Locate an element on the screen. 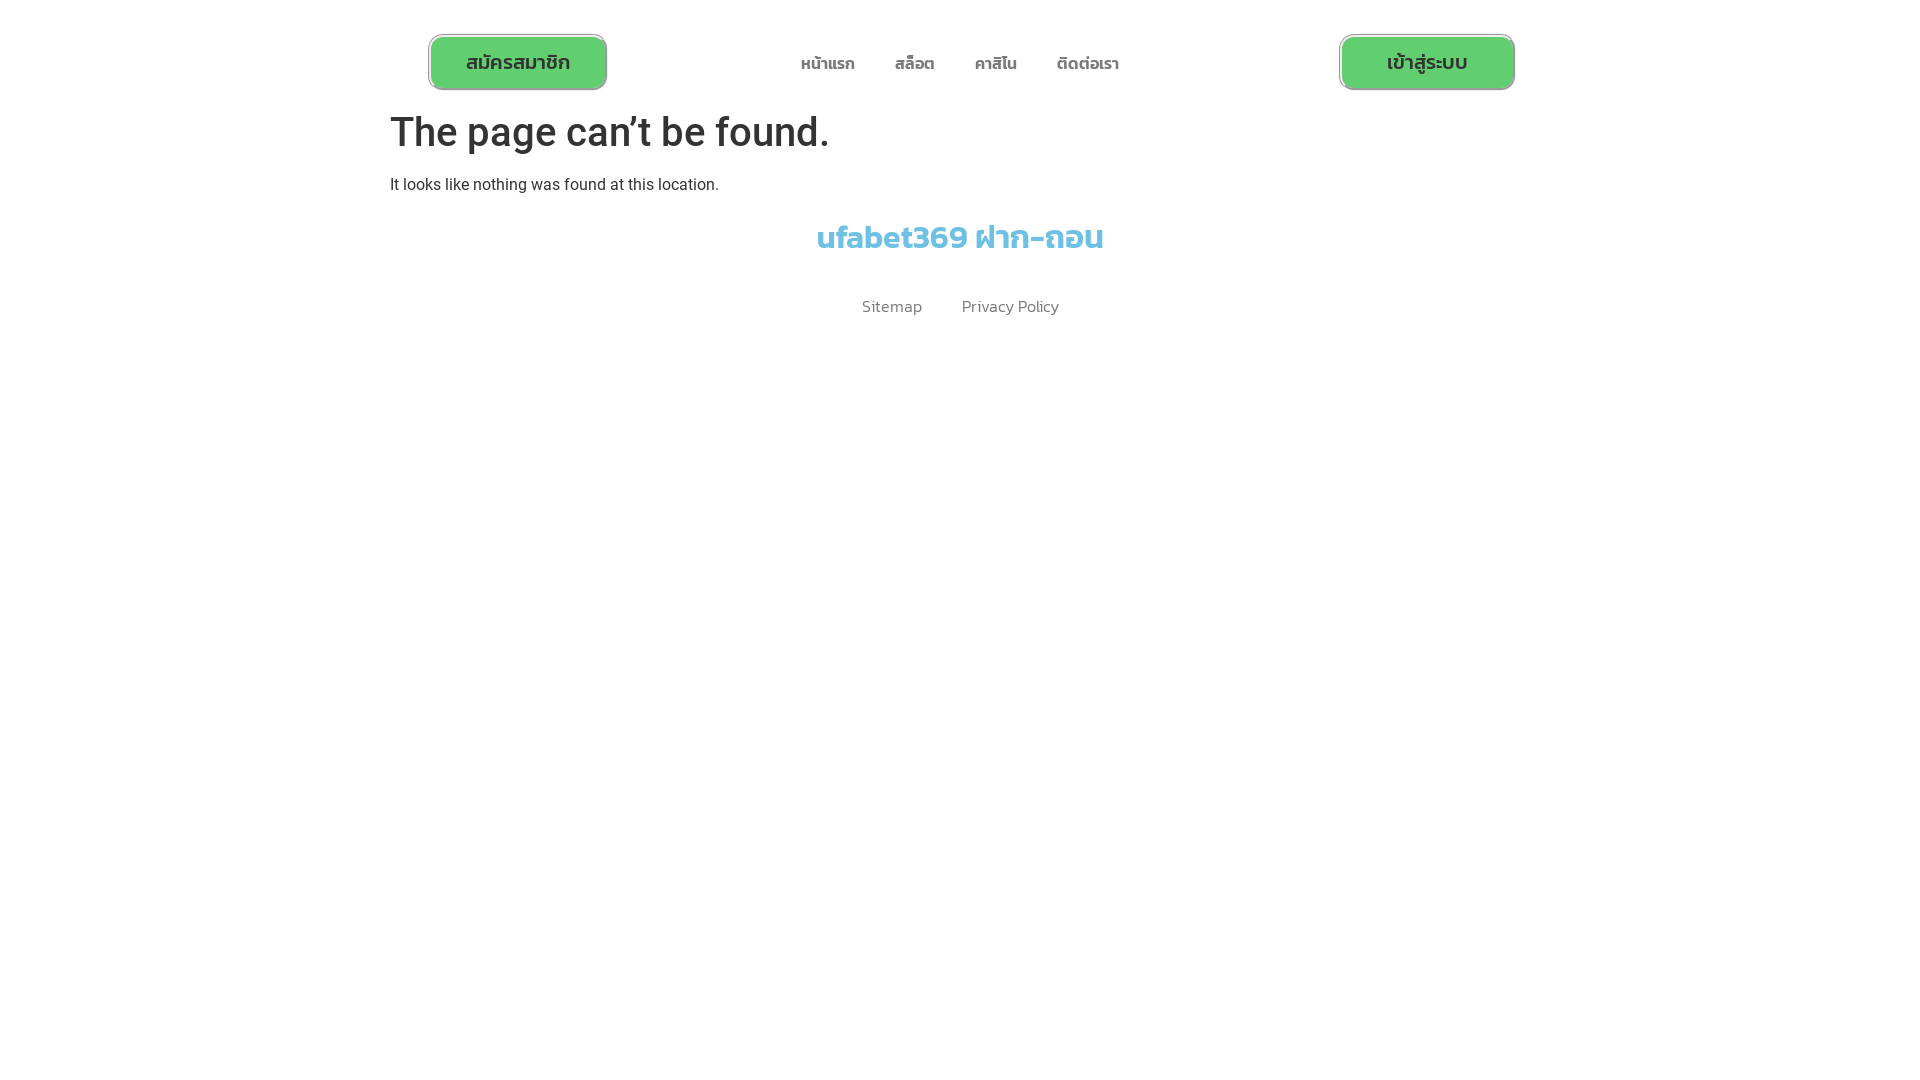  'Sitemap' is located at coordinates (891, 306).